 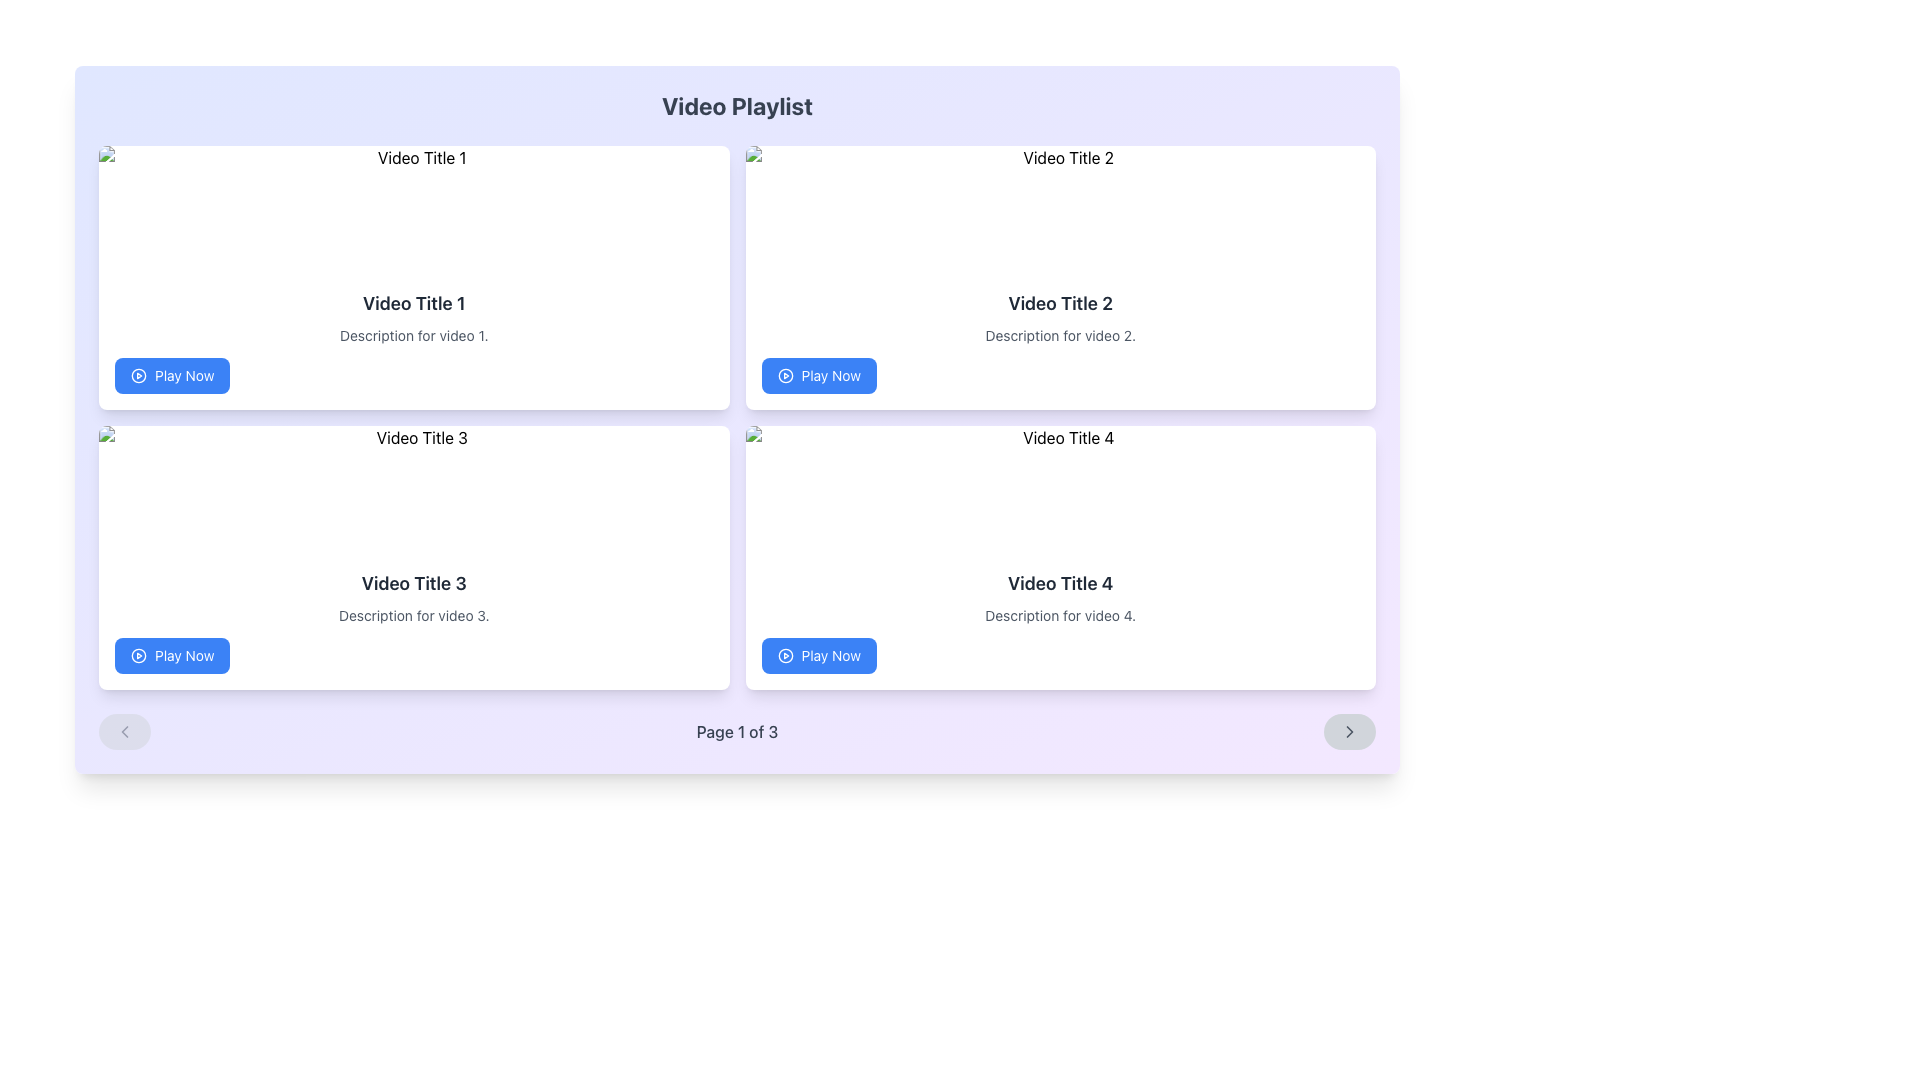 I want to click on the title text located in the upper-left video card, centered above the description text 'Description for video 1.' and the 'Play Now' button, so click(x=413, y=304).